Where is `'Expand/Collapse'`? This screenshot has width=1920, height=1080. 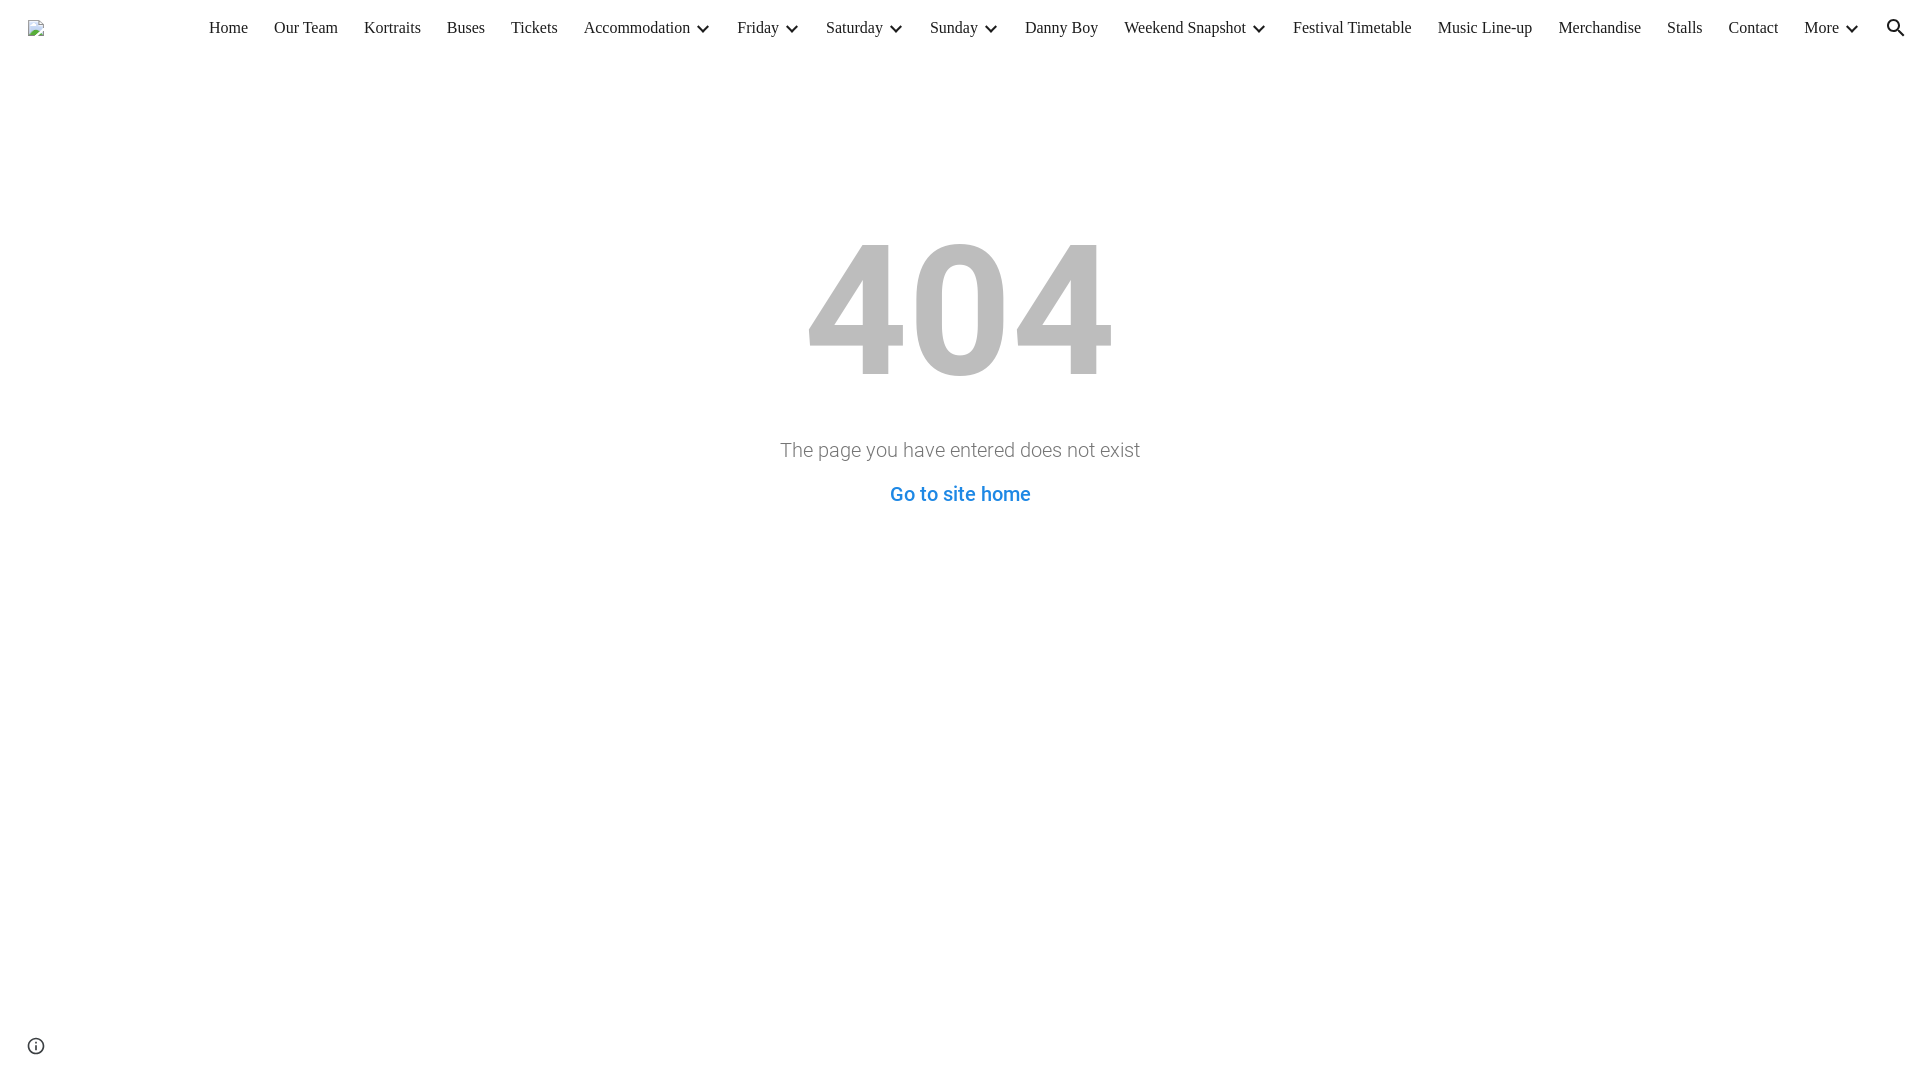 'Expand/Collapse' is located at coordinates (1256, 27).